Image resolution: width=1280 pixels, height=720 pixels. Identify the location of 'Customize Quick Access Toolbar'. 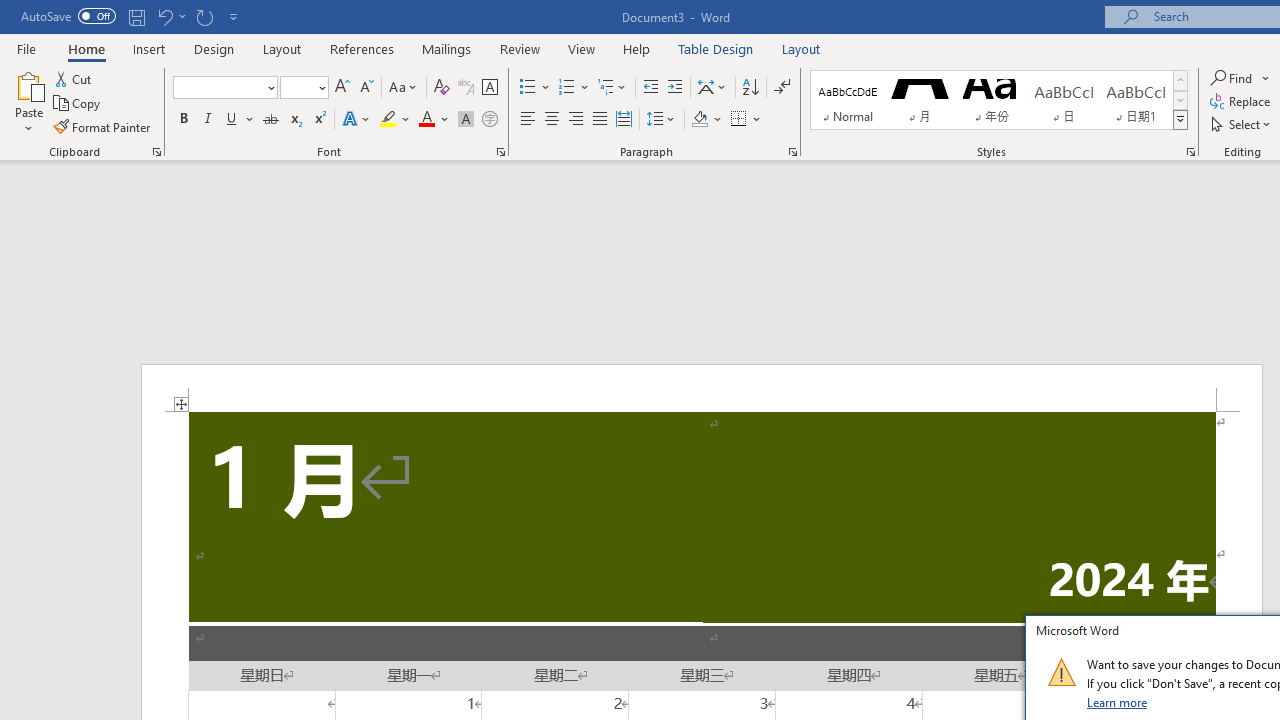
(234, 16).